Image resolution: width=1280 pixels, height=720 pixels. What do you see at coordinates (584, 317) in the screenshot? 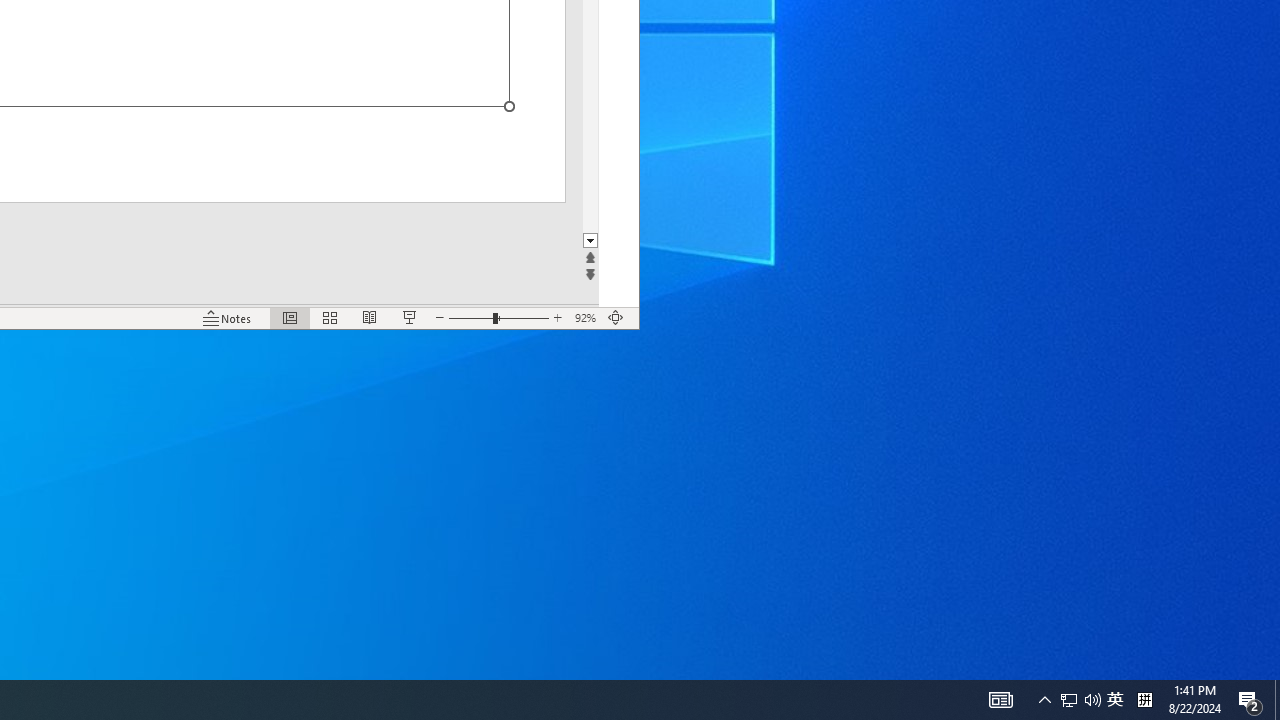
I see `'Zoom 92%'` at bounding box center [584, 317].